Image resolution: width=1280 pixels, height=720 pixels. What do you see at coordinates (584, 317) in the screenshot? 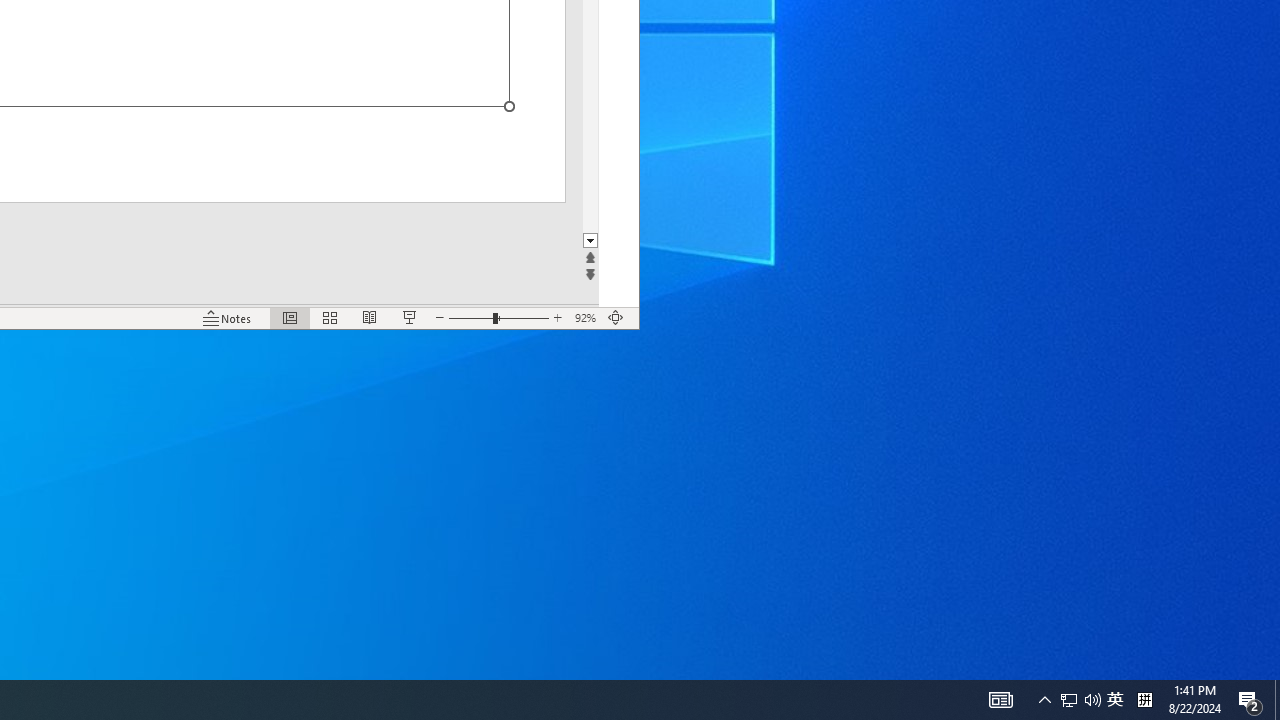
I see `'Zoom 92%'` at bounding box center [584, 317].